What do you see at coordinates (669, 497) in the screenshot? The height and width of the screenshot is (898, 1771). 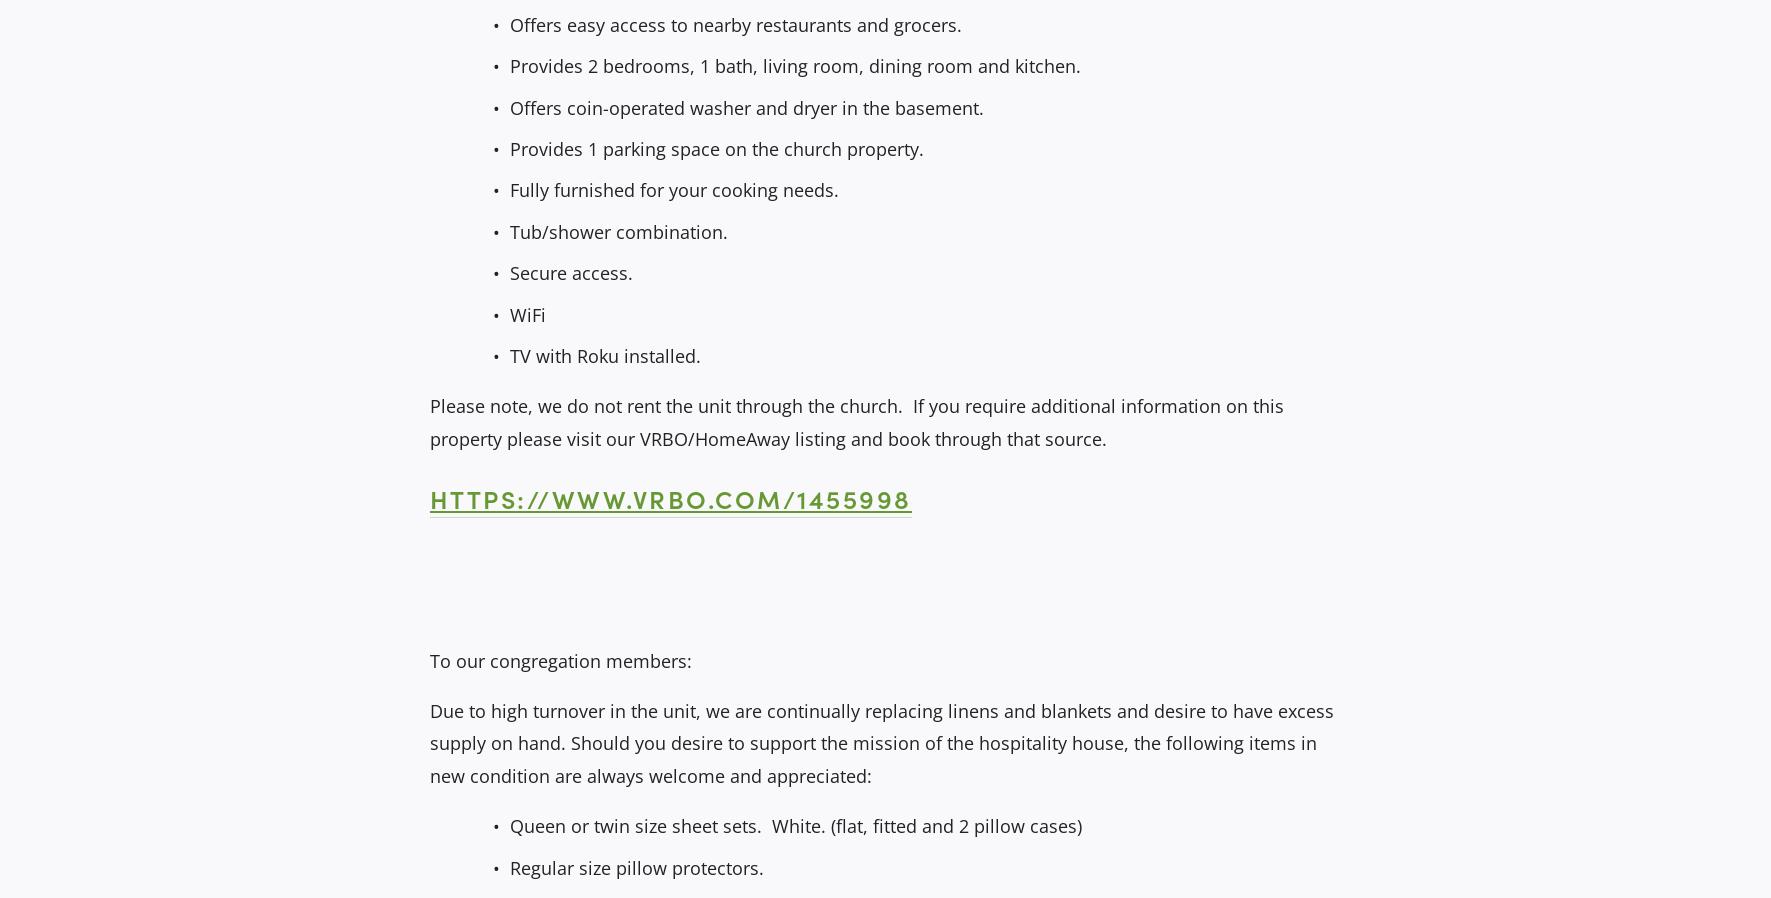 I see `'https://www.vrbo.com/1455998'` at bounding box center [669, 497].